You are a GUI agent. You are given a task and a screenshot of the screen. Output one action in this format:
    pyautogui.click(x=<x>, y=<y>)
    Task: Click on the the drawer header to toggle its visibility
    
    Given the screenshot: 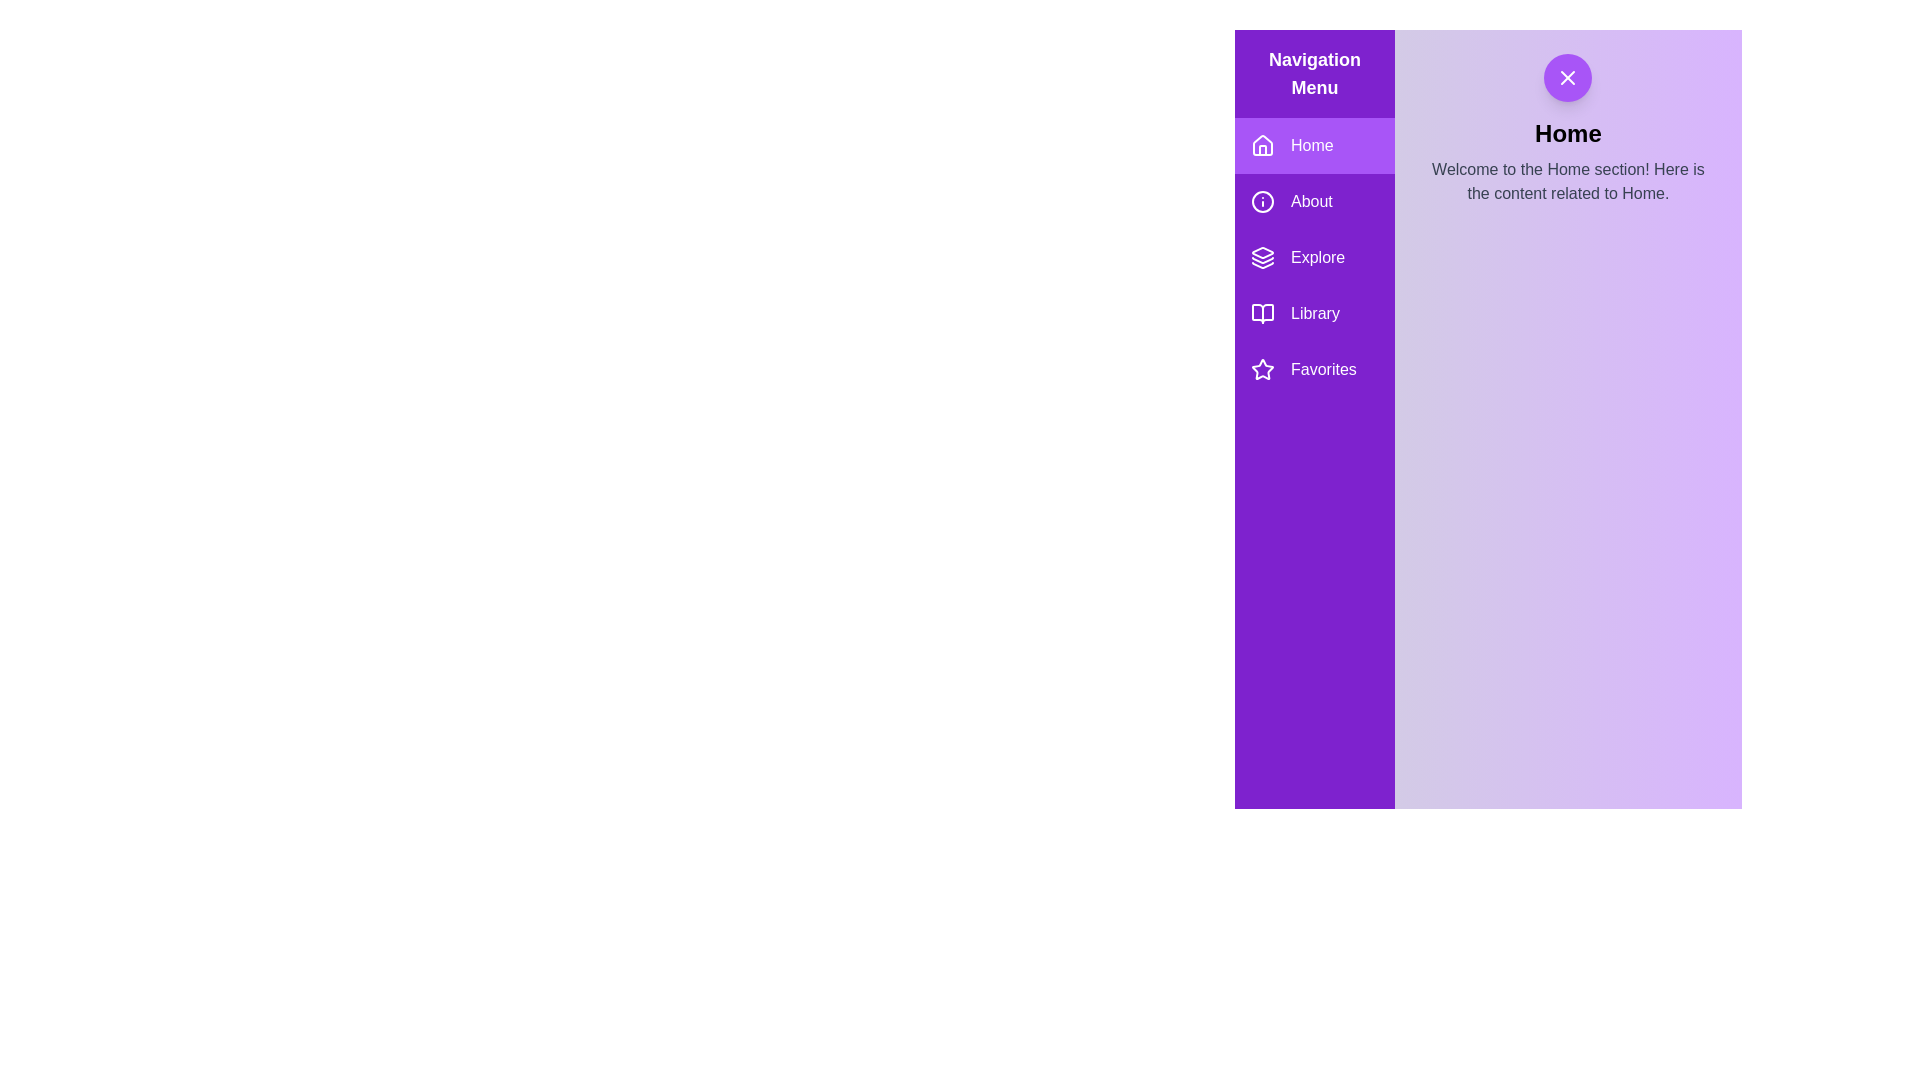 What is the action you would take?
    pyautogui.click(x=1567, y=76)
    